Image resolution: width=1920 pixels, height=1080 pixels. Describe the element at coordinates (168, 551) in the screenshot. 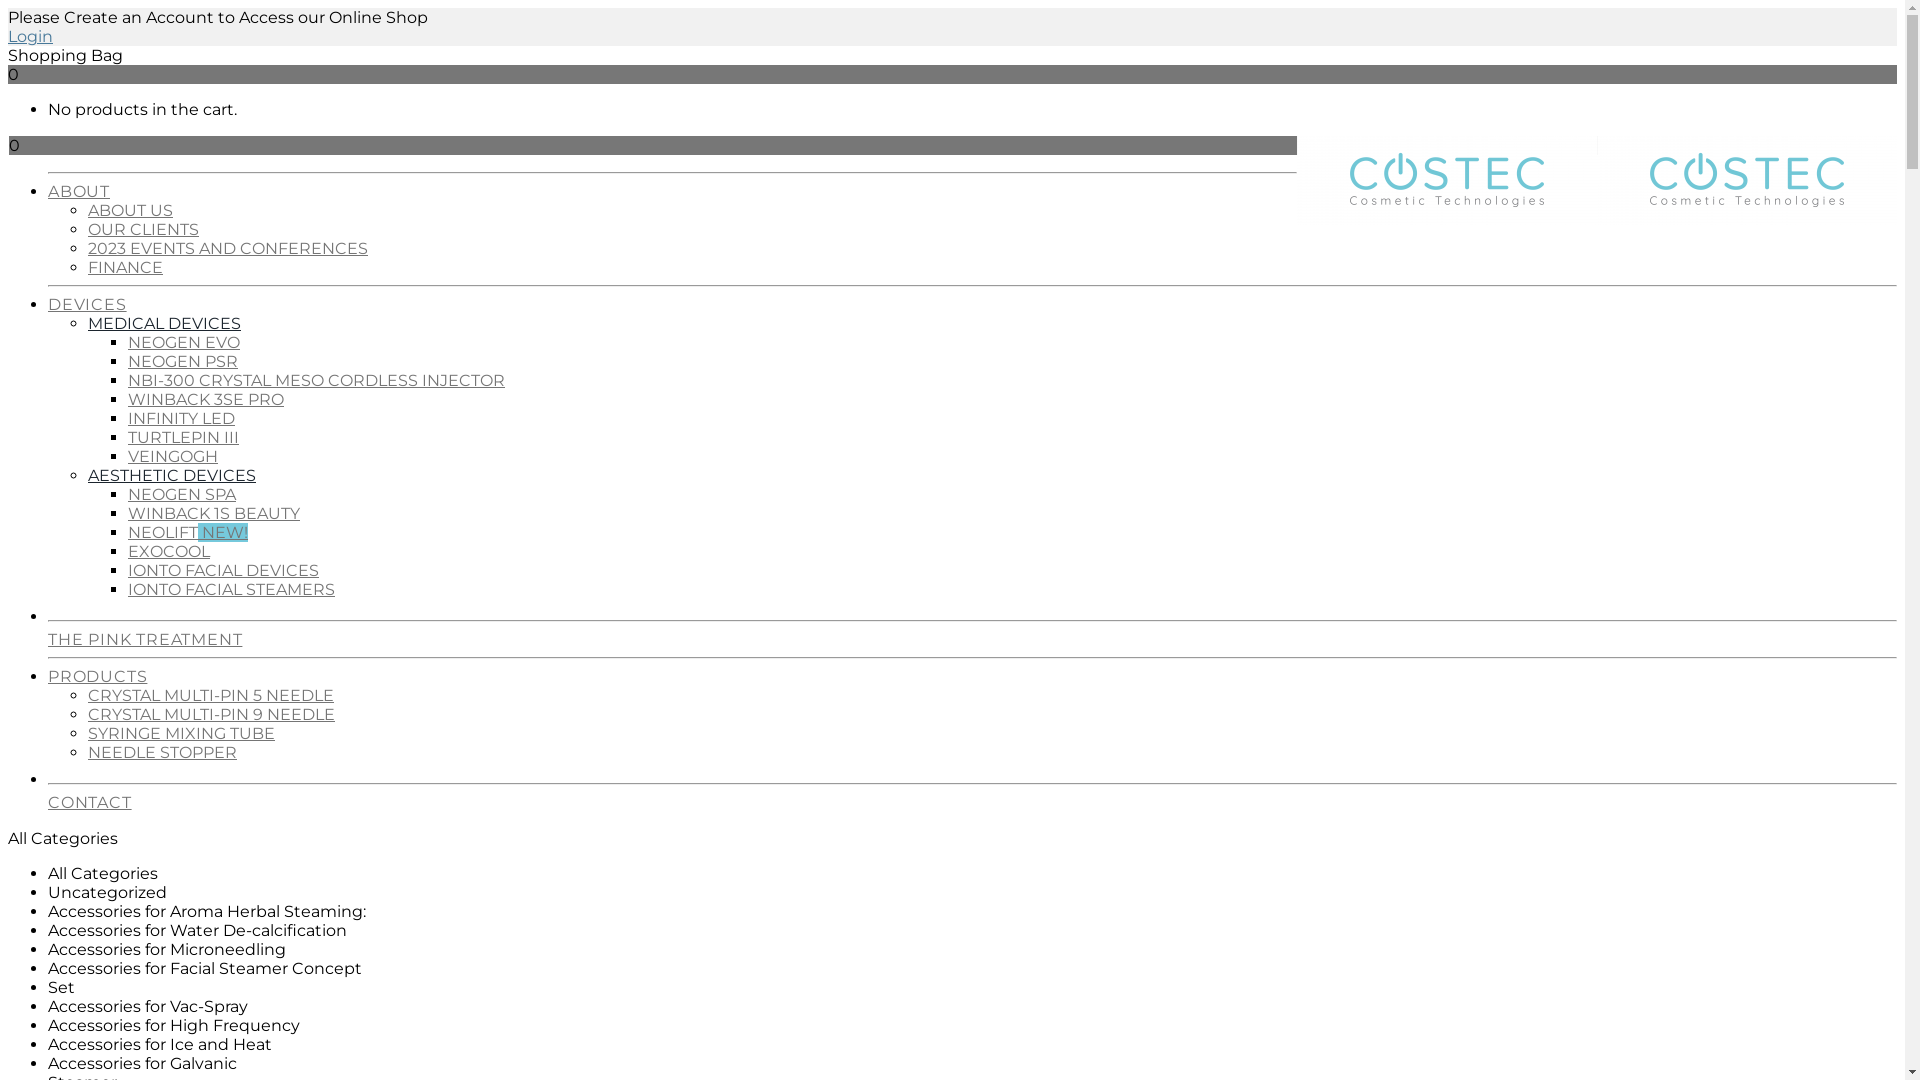

I see `'EXOCOOL'` at that location.